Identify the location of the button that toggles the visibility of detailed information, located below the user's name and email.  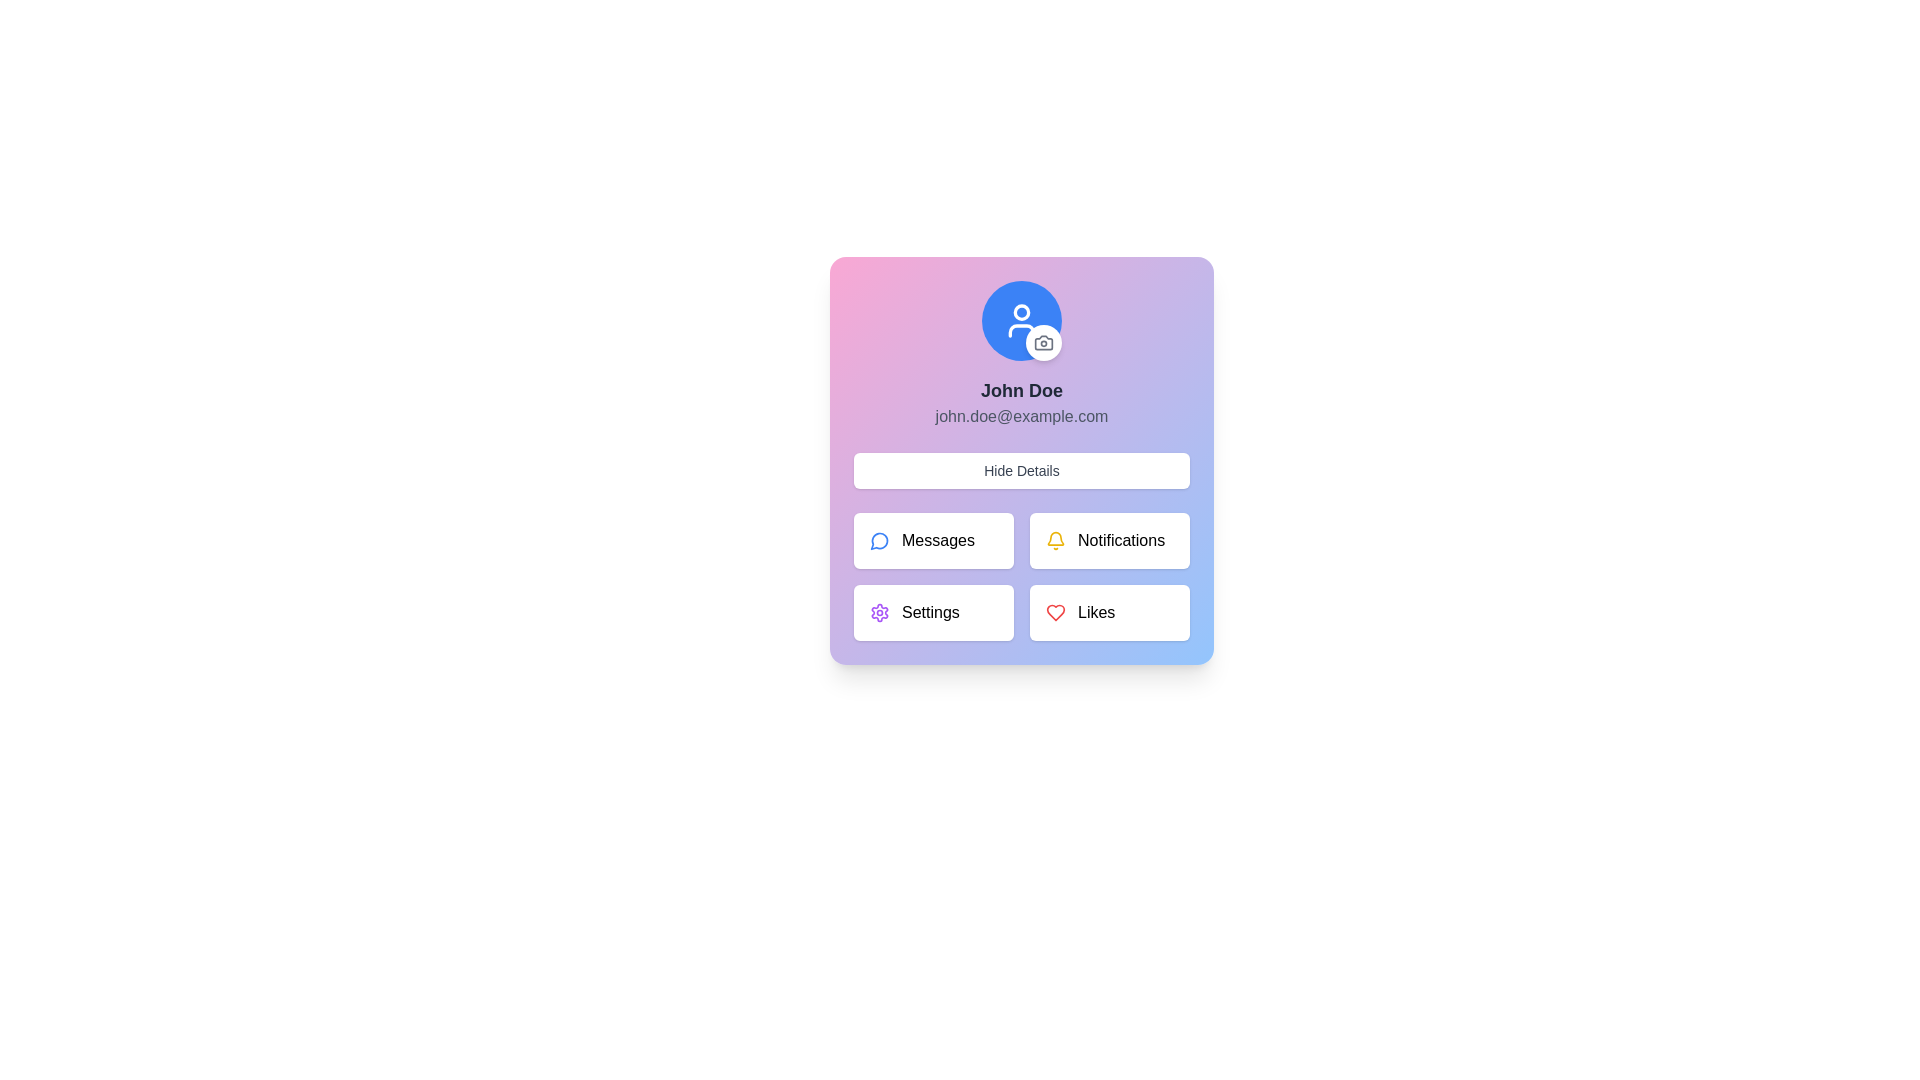
(1022, 470).